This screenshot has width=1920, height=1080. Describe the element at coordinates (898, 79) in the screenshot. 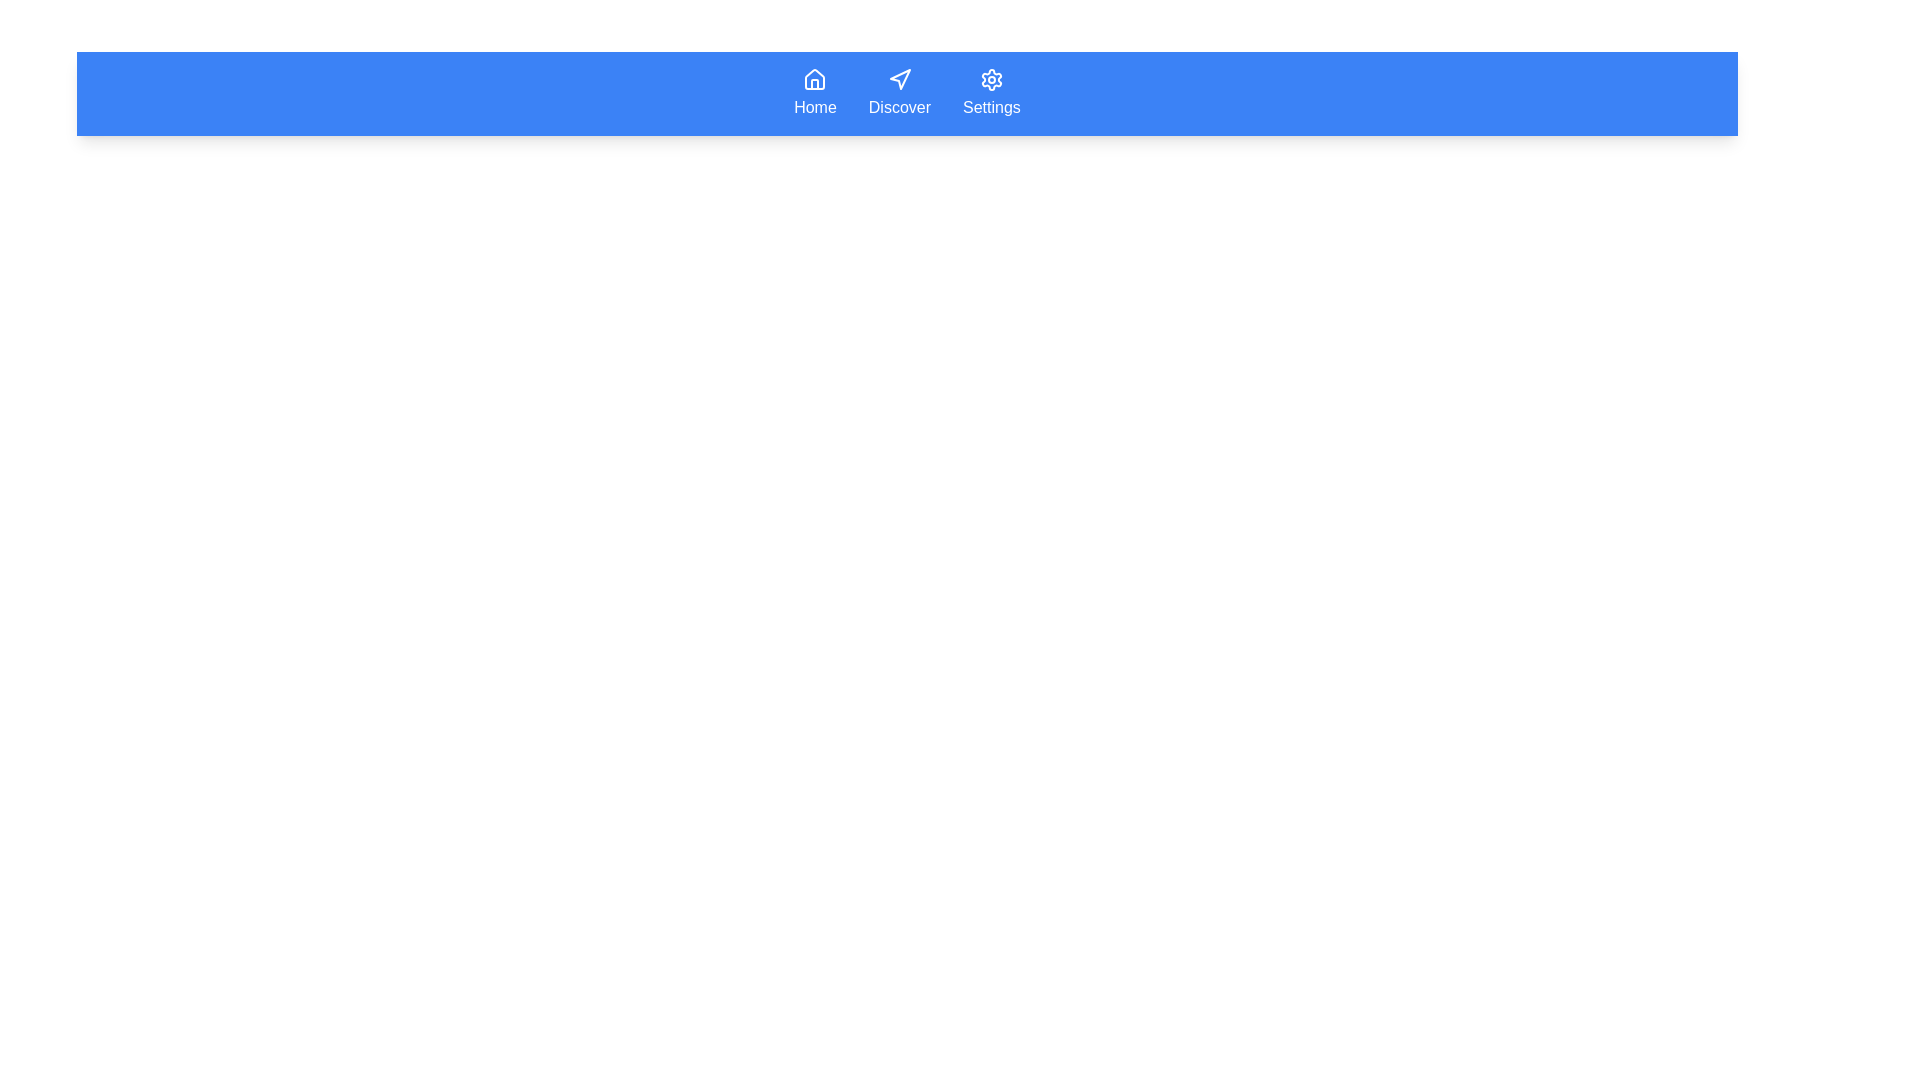

I see `the navigation arrow or compass icon located in the blue top navigation bar above the 'Discover' label` at that location.